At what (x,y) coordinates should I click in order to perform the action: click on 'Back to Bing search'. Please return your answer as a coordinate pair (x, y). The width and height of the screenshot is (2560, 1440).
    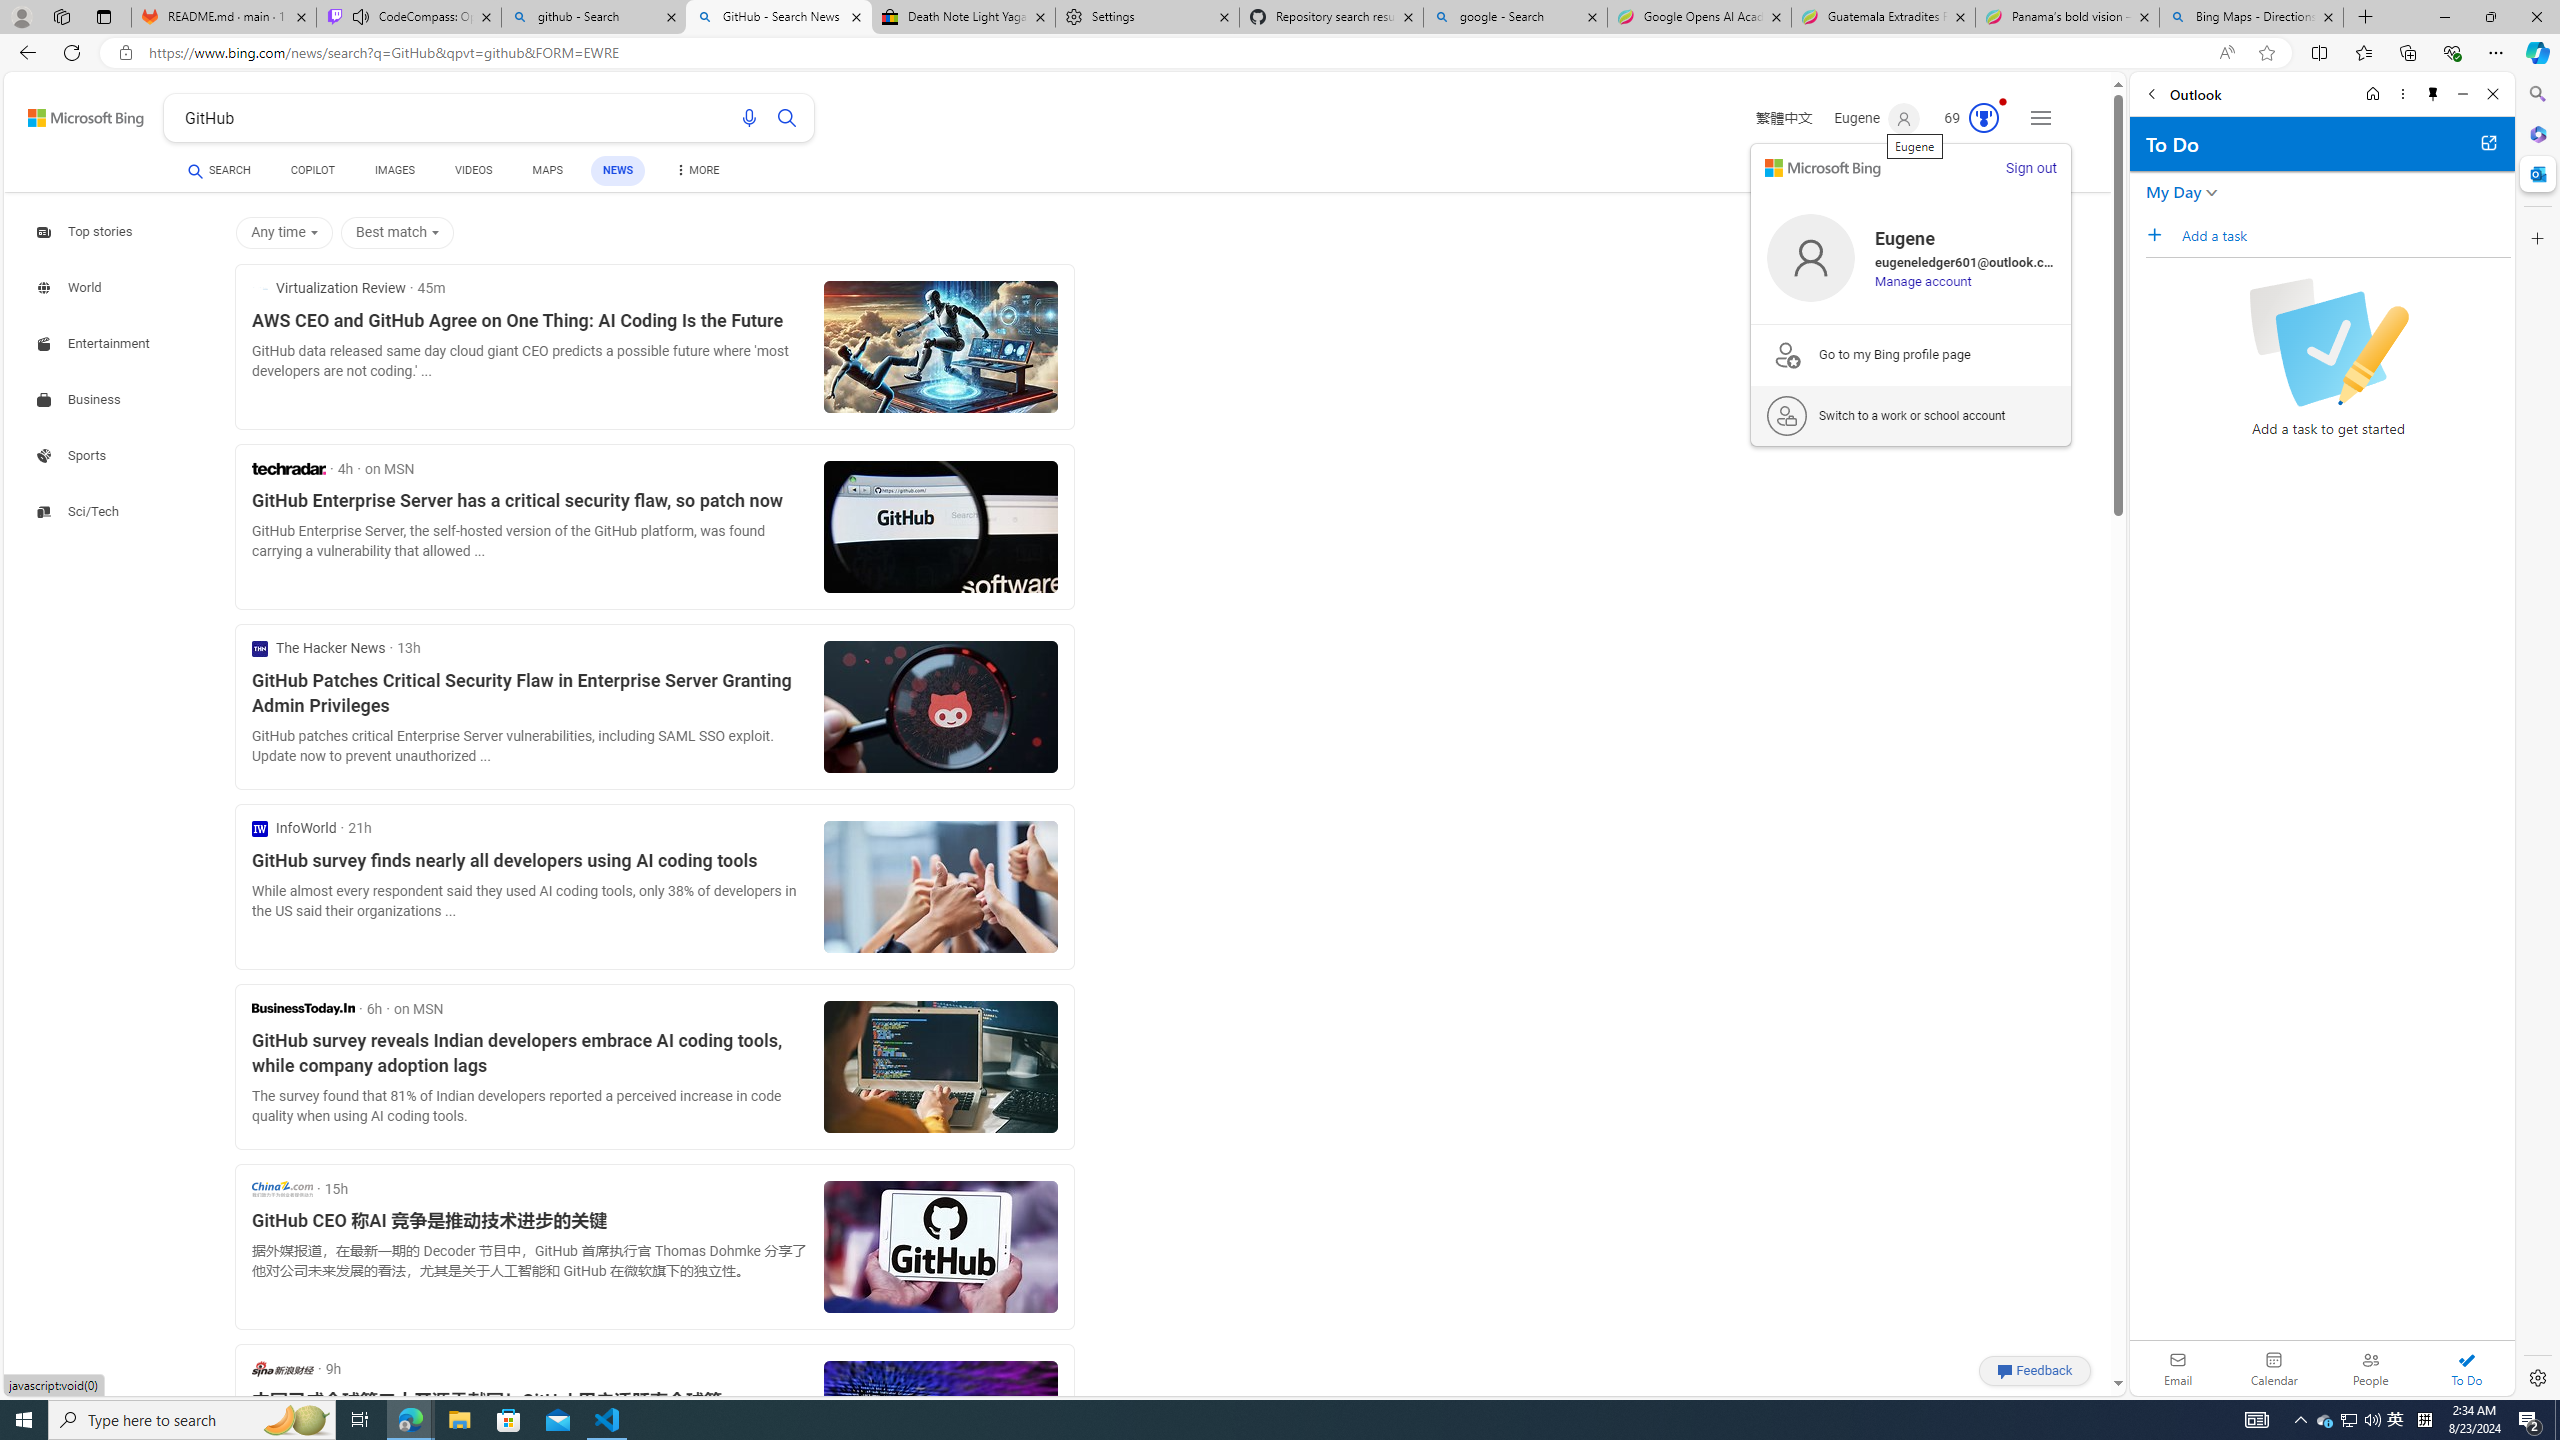
    Looking at the image, I should click on (73, 112).